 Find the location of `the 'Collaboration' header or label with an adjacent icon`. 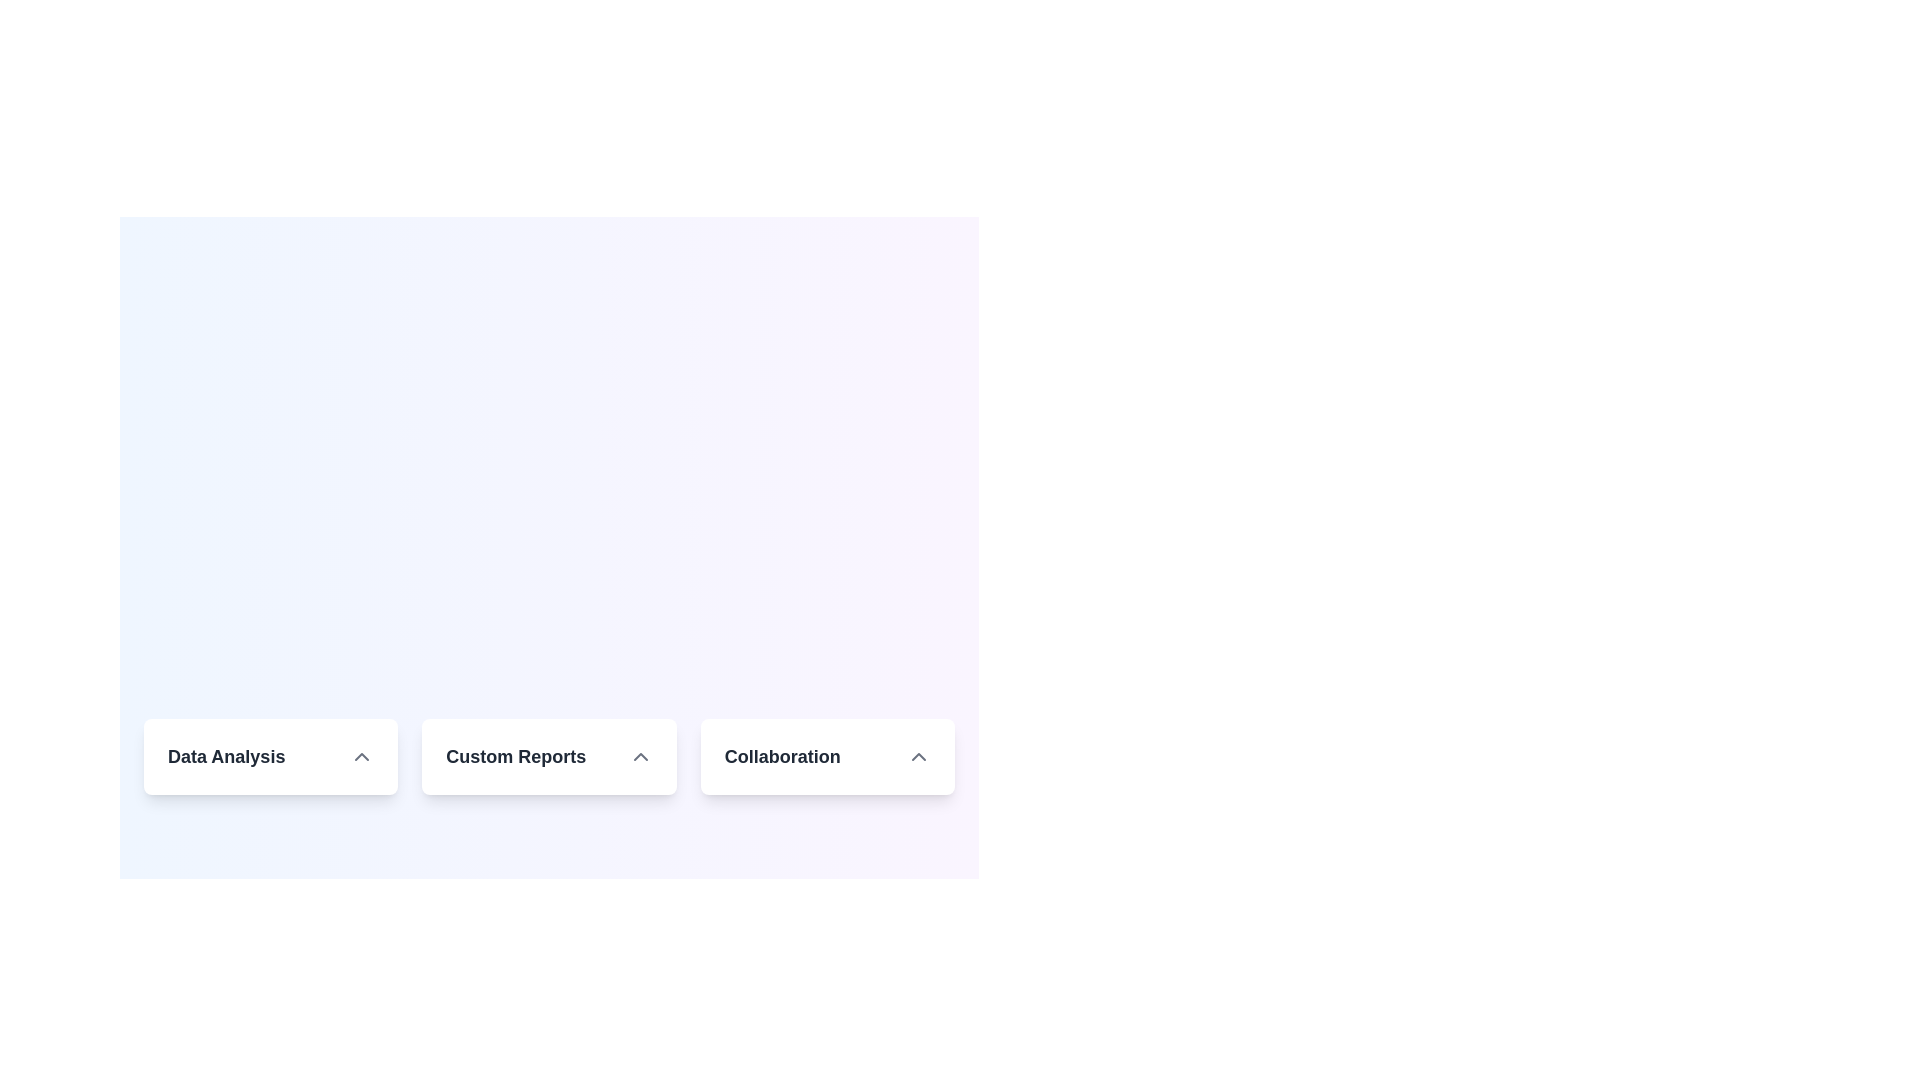

the 'Collaboration' header or label with an adjacent icon is located at coordinates (827, 756).